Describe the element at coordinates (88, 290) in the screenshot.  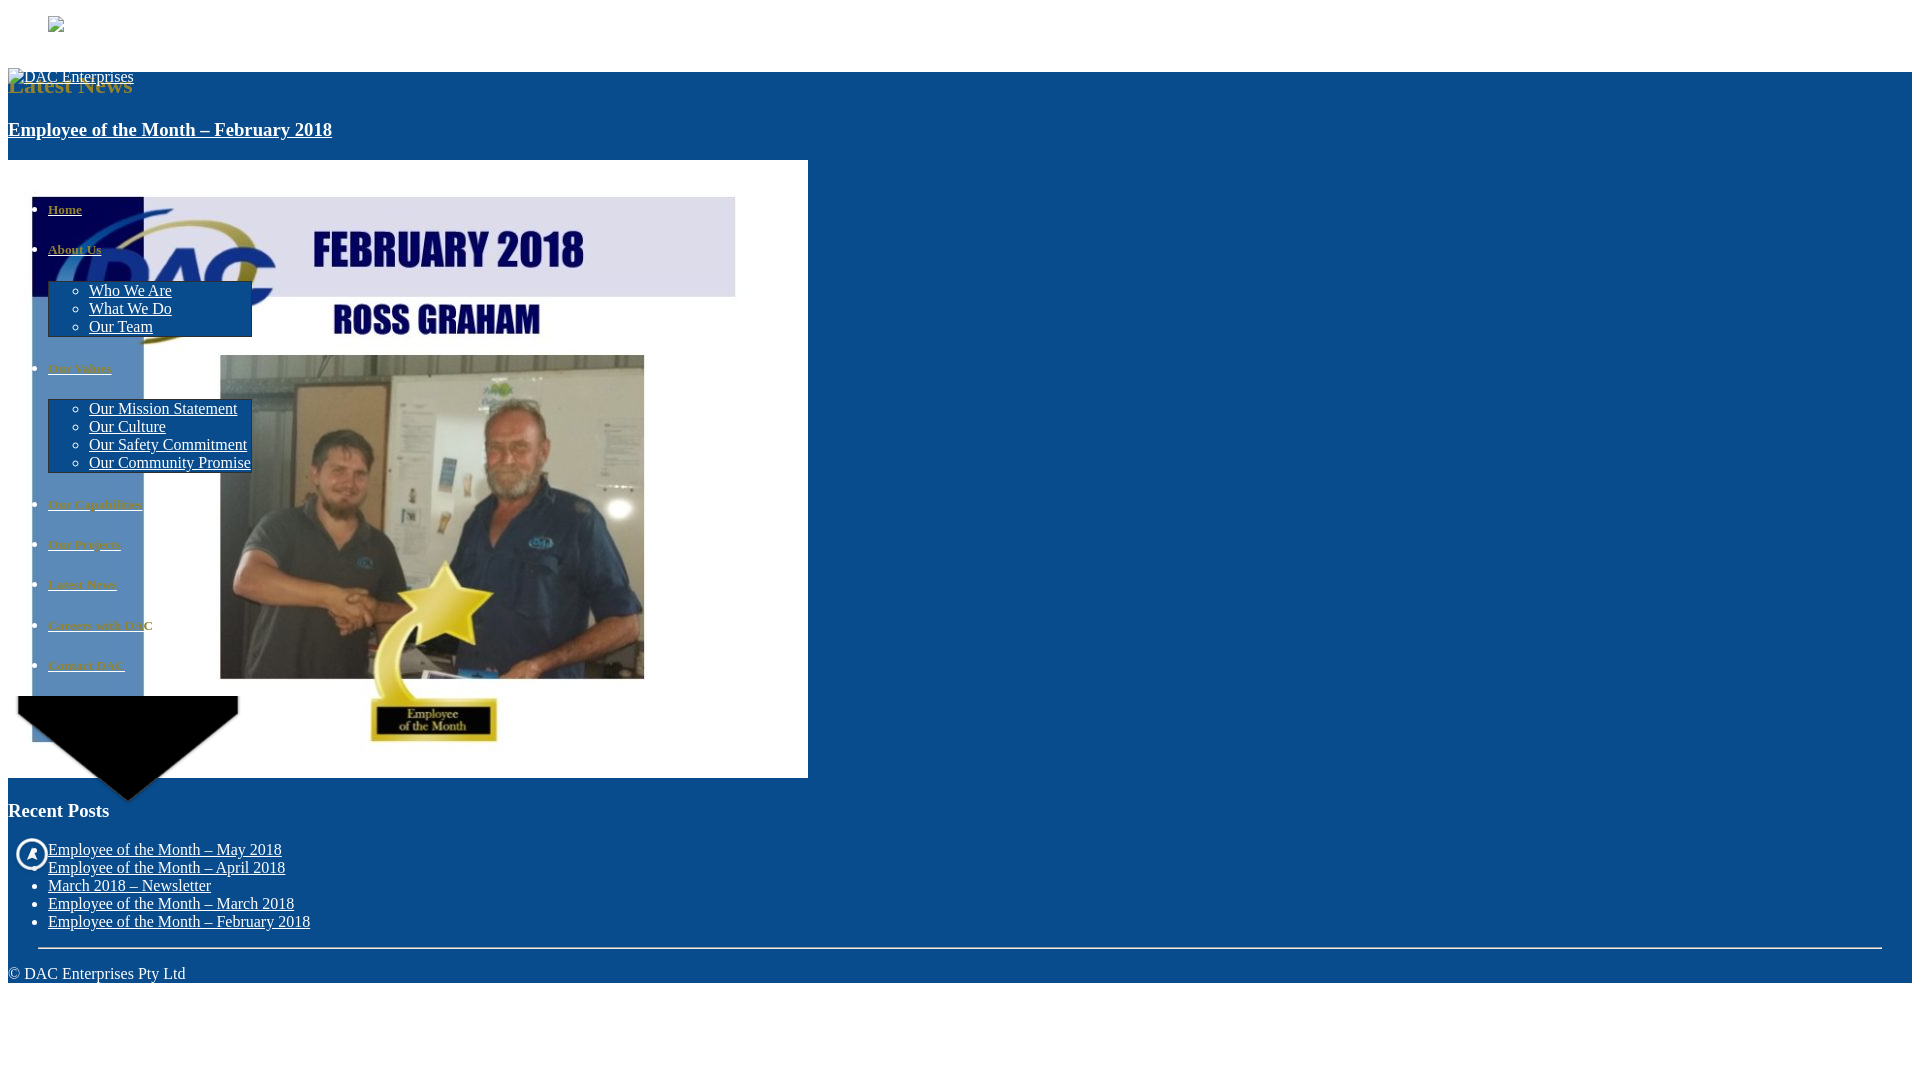
I see `'Who We Are'` at that location.